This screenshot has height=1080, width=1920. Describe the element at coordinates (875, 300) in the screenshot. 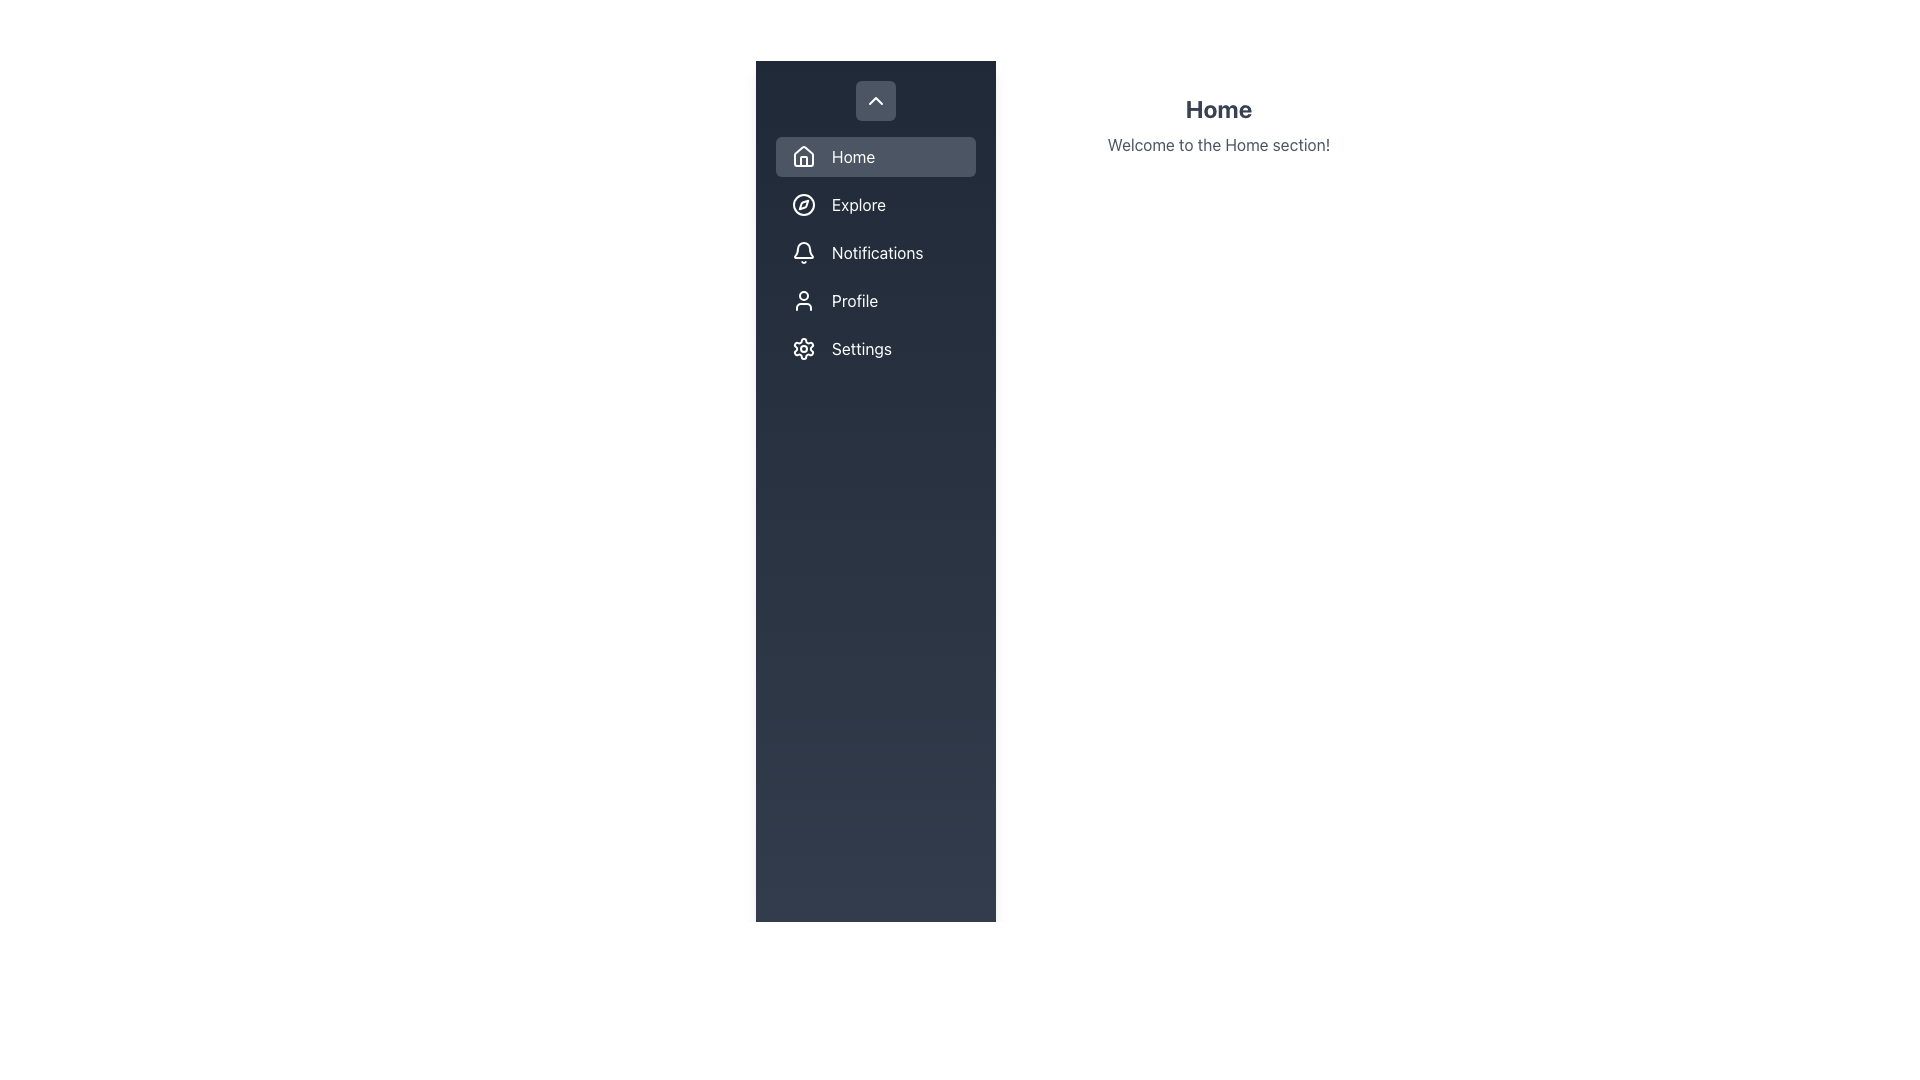

I see `the 'Profile' button in the vertical navigation list` at that location.